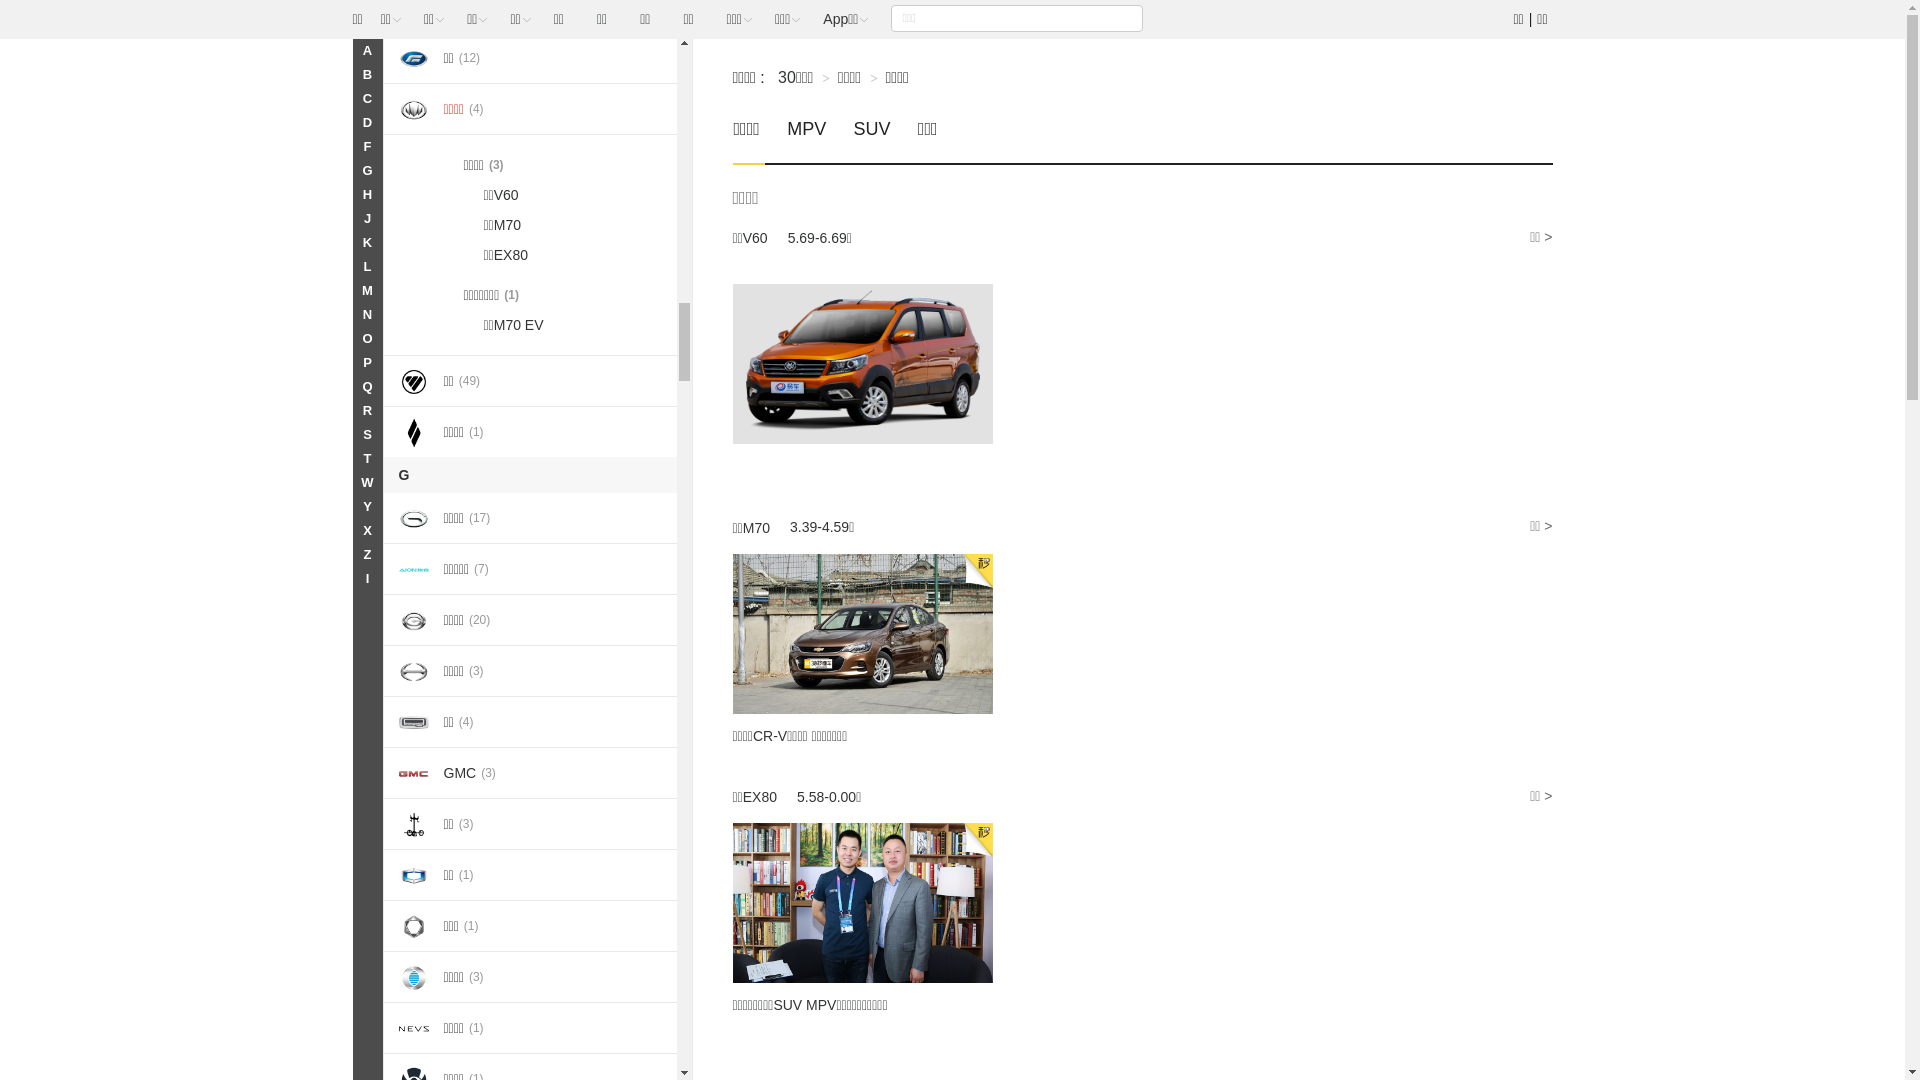 The width and height of the screenshot is (1920, 1080). What do you see at coordinates (366, 219) in the screenshot?
I see `'J'` at bounding box center [366, 219].